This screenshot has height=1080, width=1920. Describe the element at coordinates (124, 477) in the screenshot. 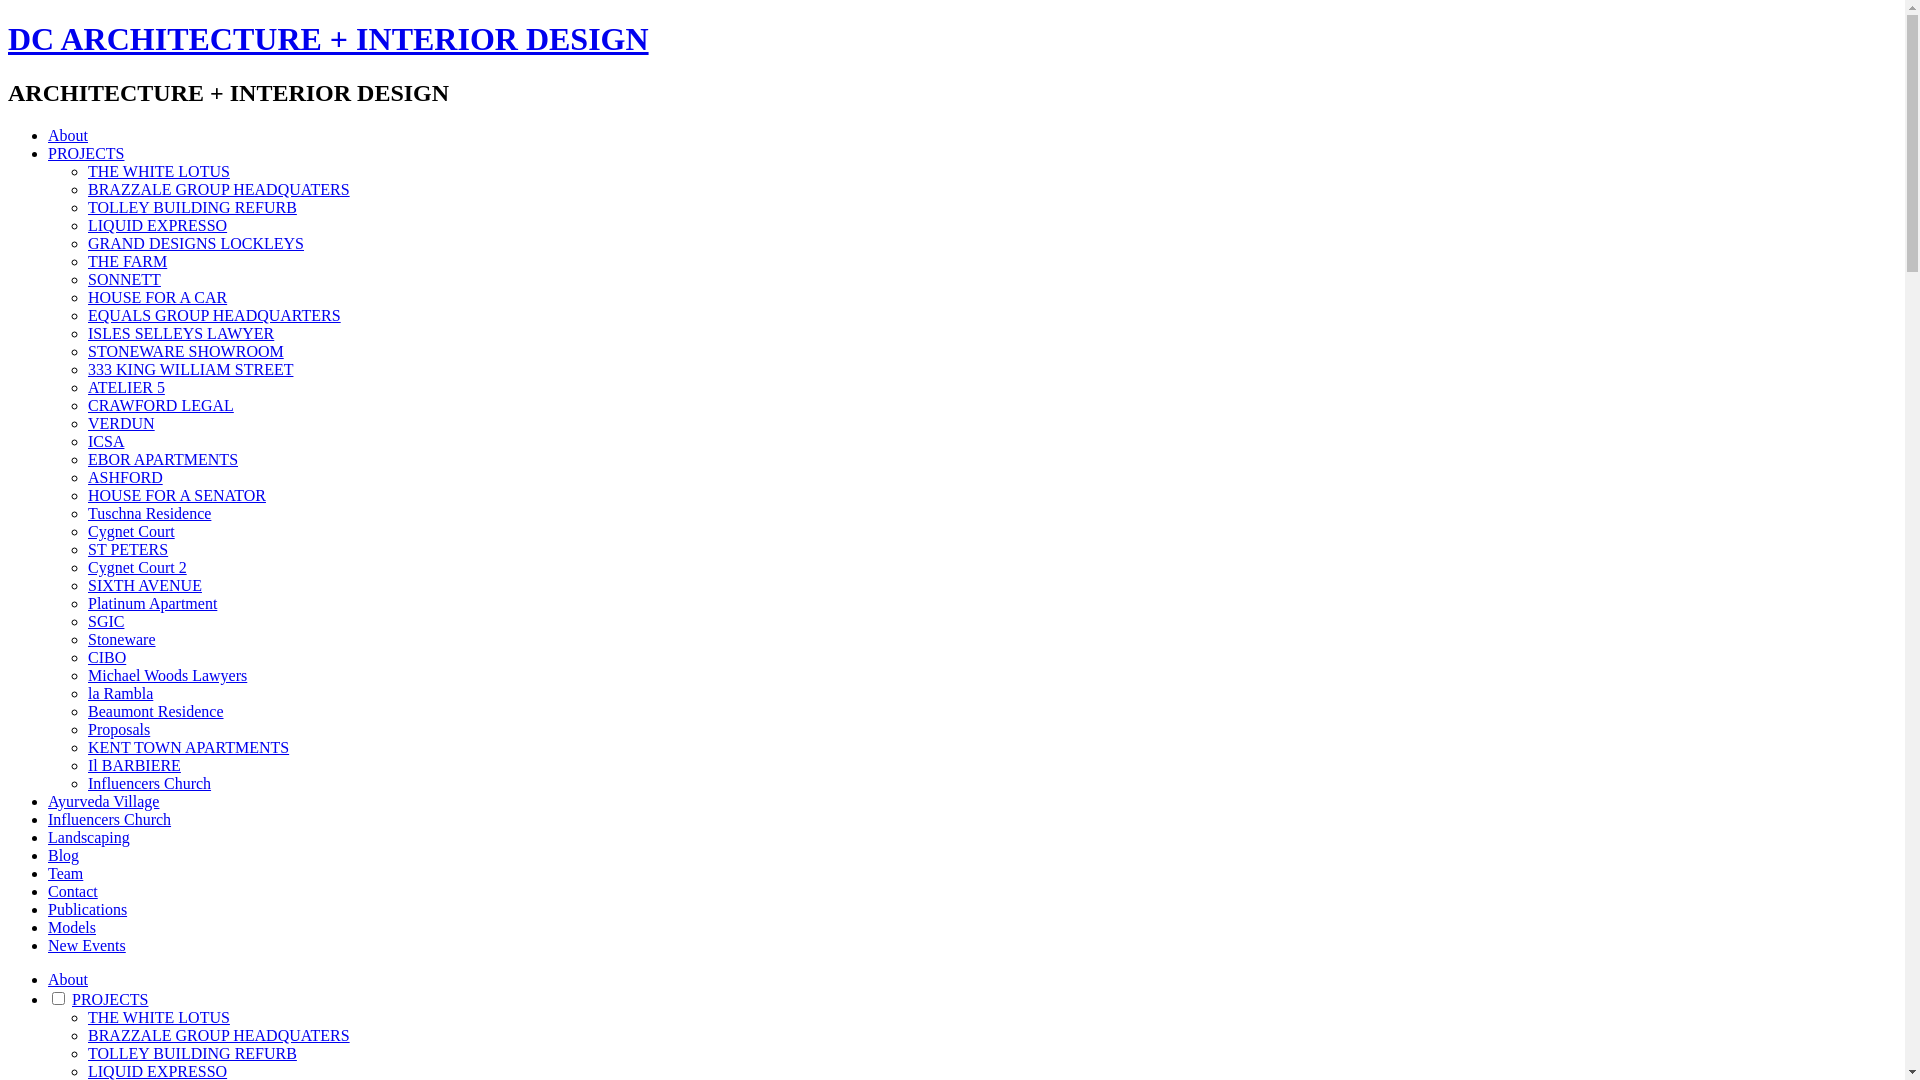

I see `'ASHFORD'` at that location.